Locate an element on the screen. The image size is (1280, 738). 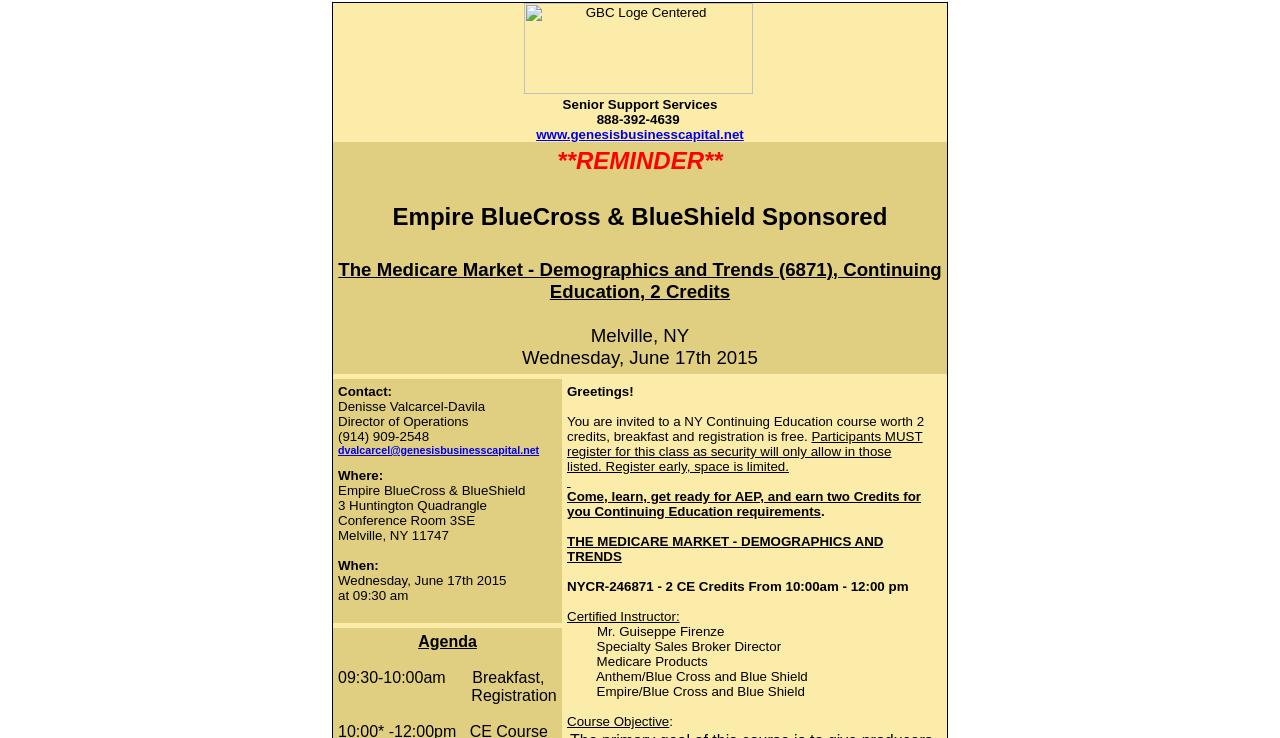
'Denisse Valcarcel-Davila' is located at coordinates (410, 405).